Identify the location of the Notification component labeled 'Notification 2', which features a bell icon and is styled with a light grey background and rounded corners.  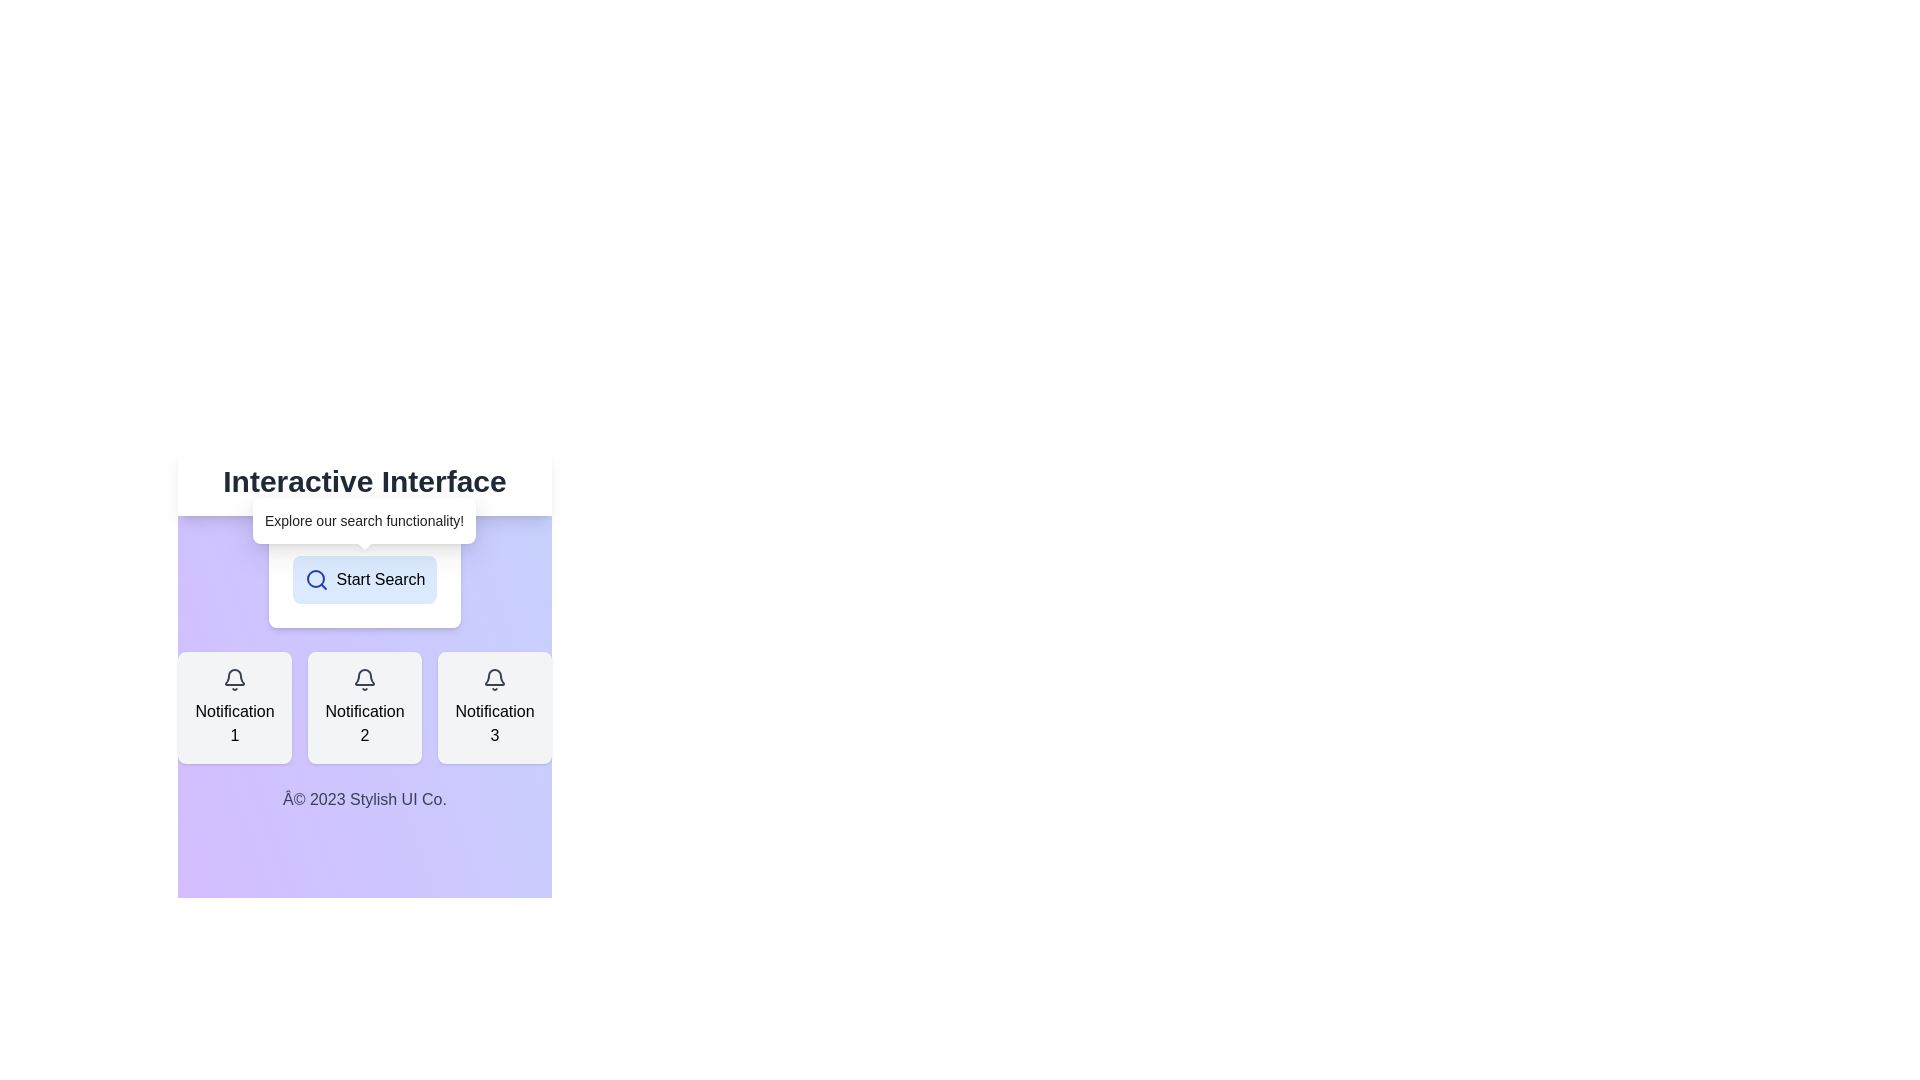
(364, 707).